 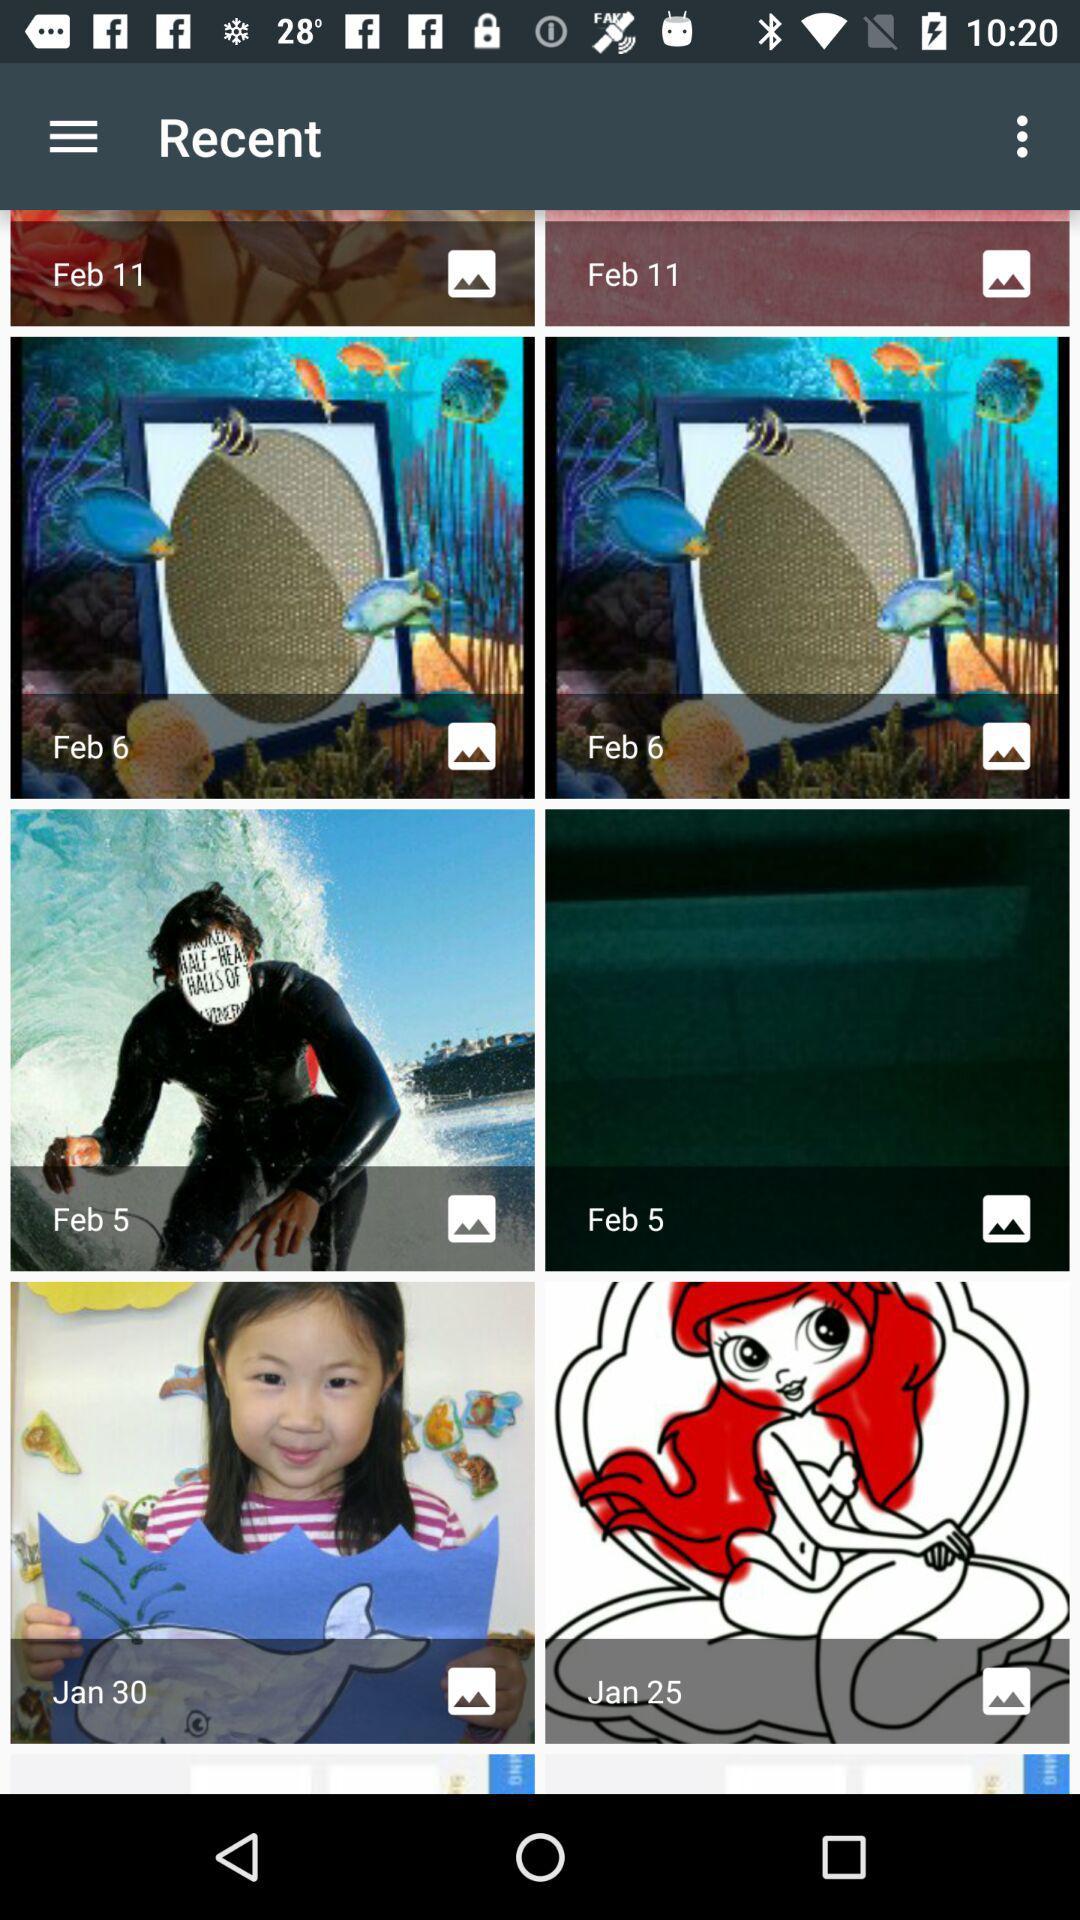 What do you see at coordinates (72, 135) in the screenshot?
I see `icon to the left of the recent item` at bounding box center [72, 135].